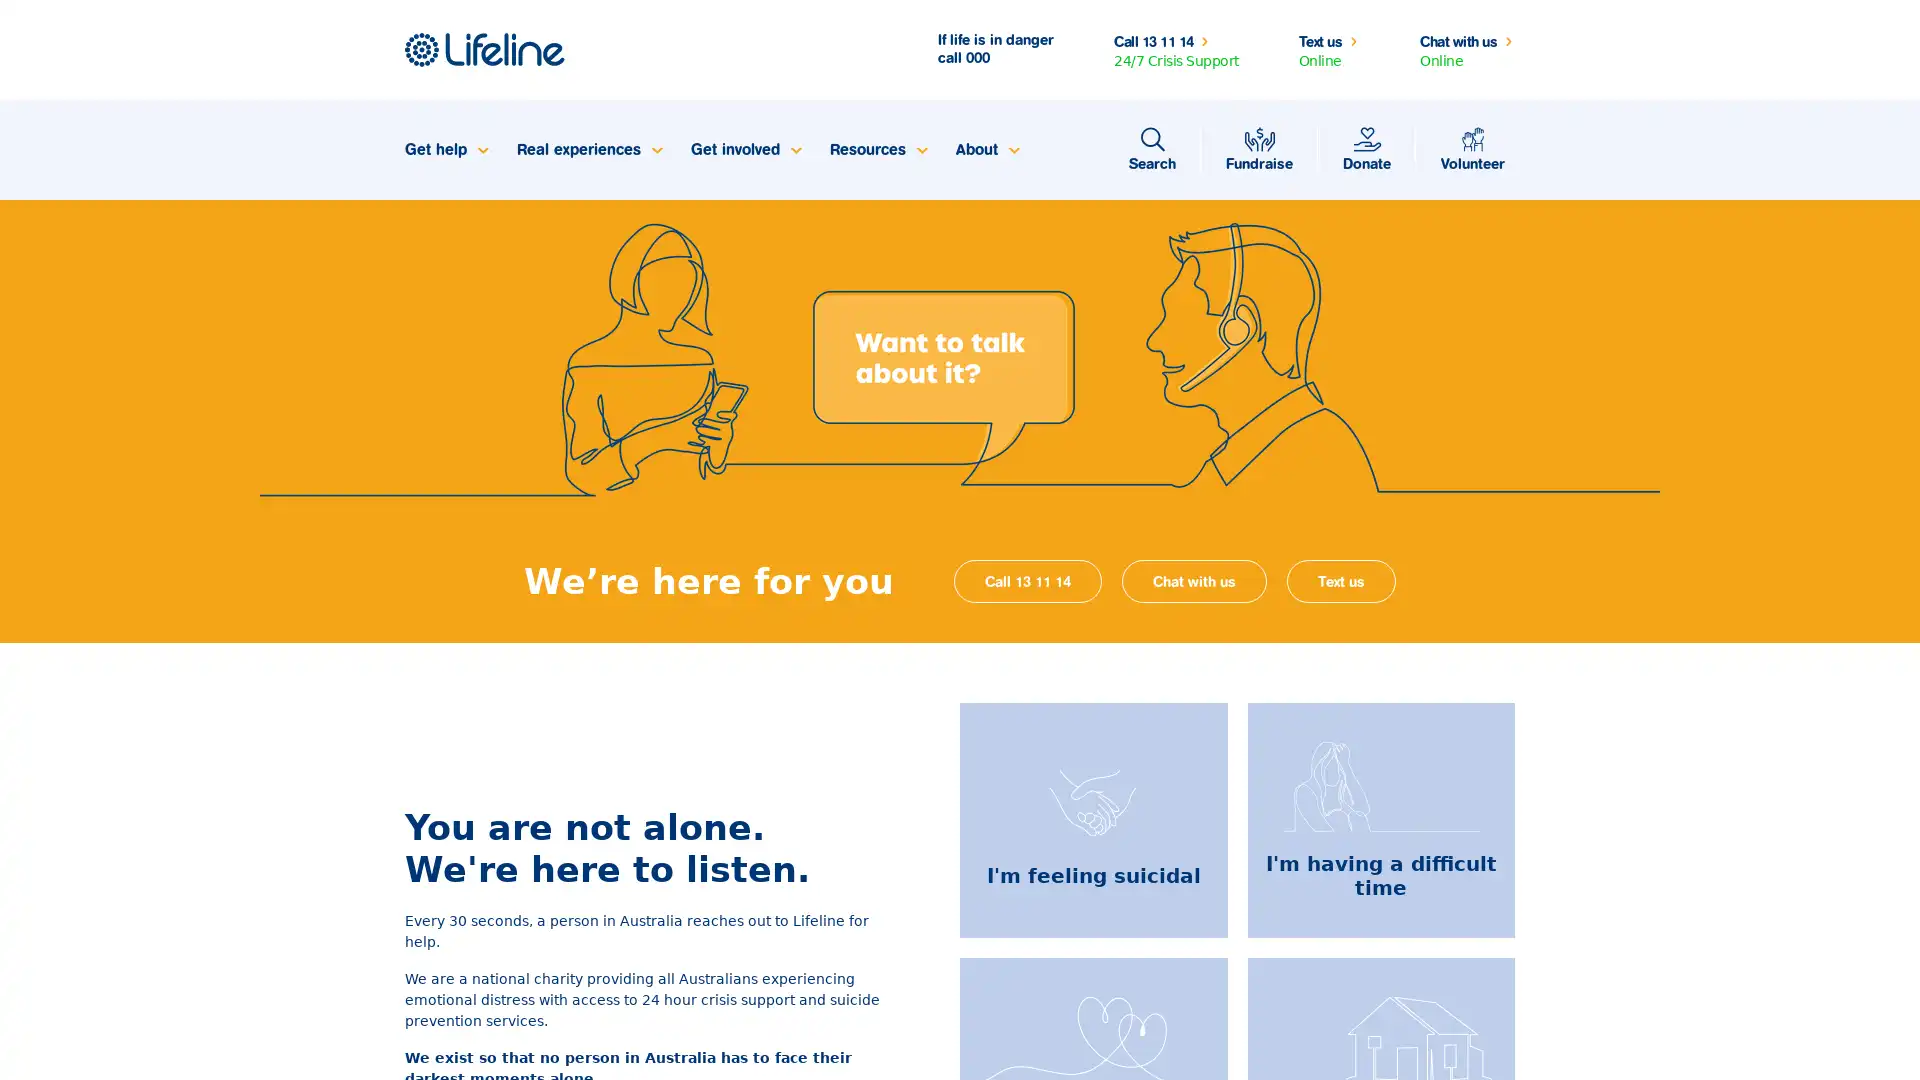  What do you see at coordinates (1152, 149) in the screenshot?
I see `Search` at bounding box center [1152, 149].